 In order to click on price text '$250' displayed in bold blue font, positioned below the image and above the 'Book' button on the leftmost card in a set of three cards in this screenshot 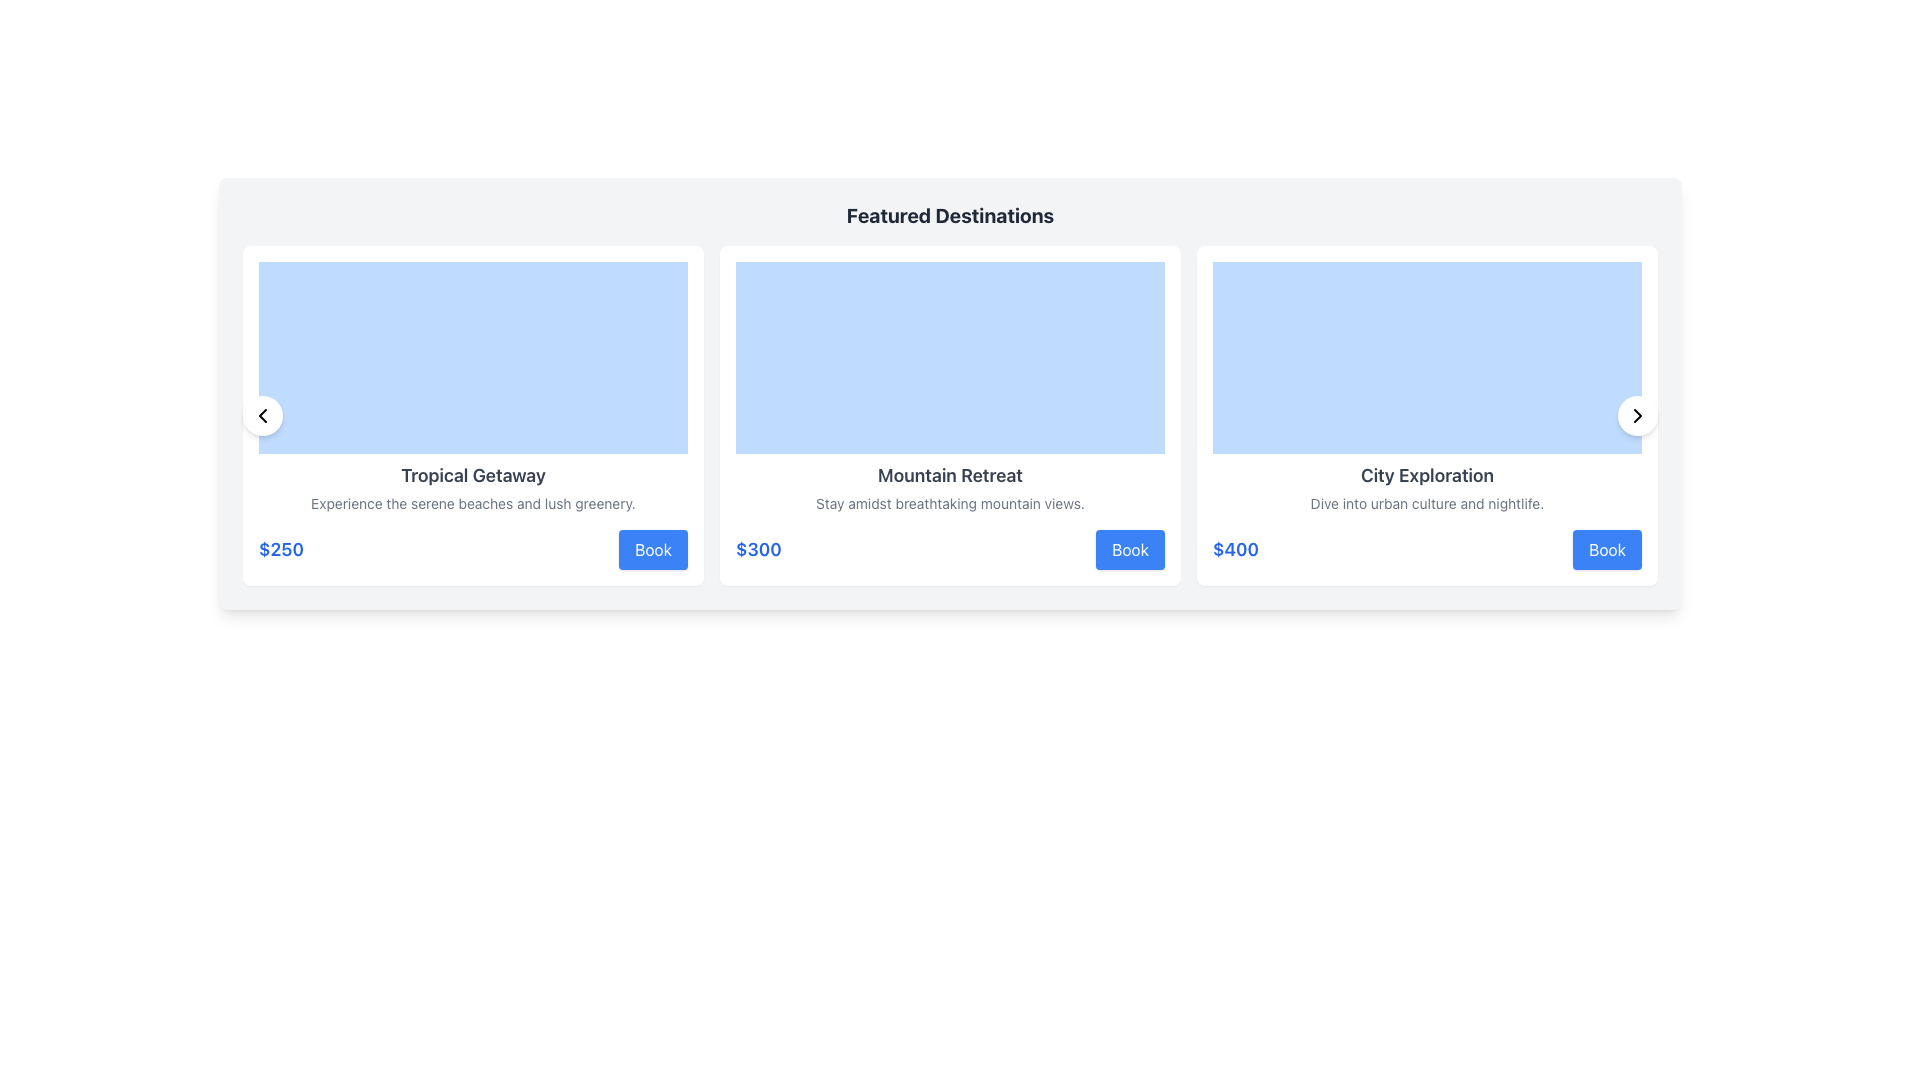, I will do `click(280, 550)`.